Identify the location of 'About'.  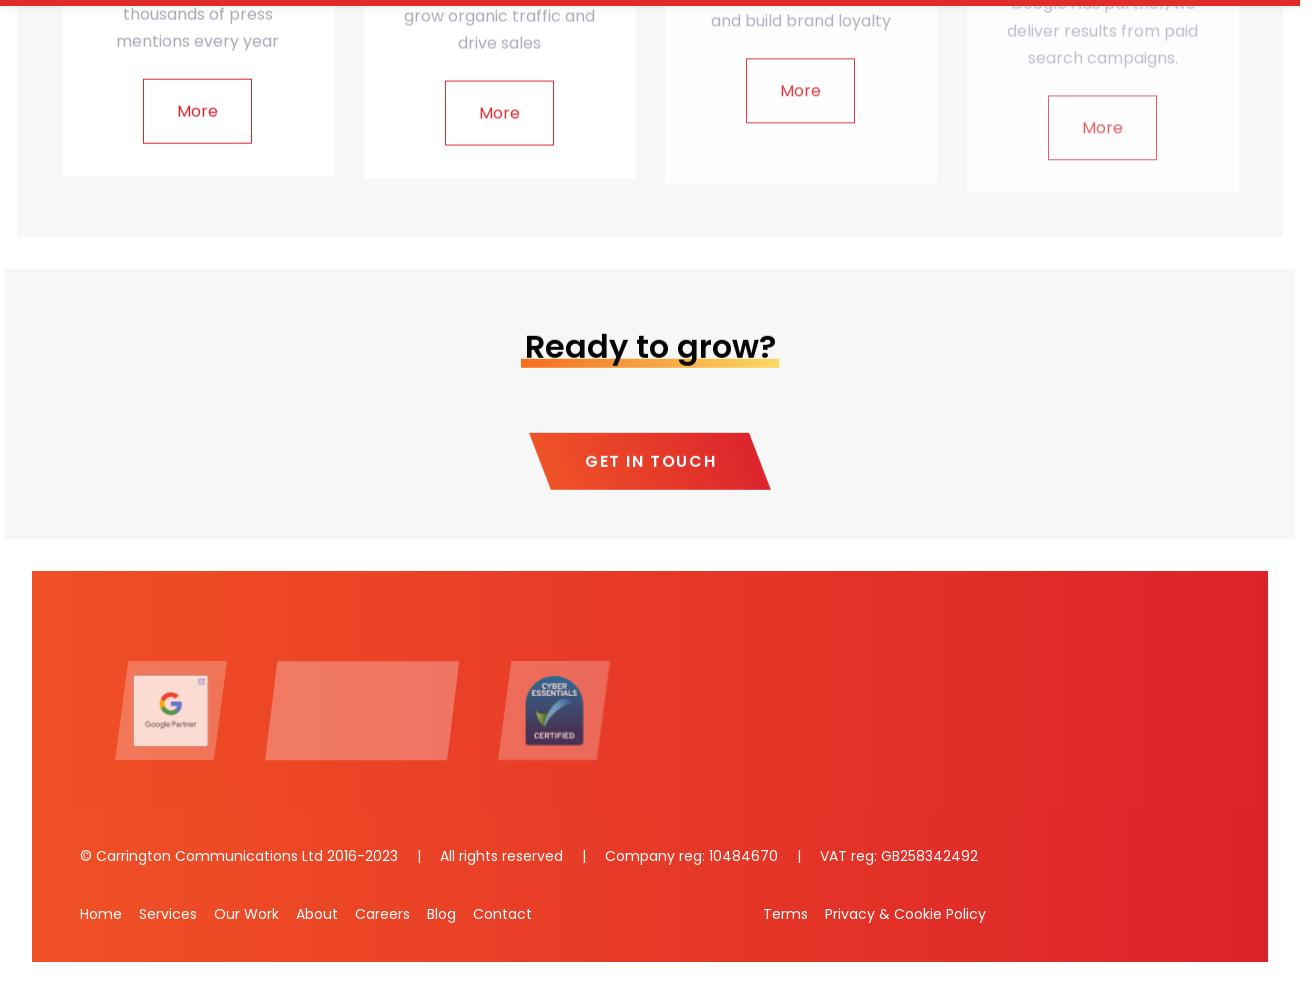
(317, 912).